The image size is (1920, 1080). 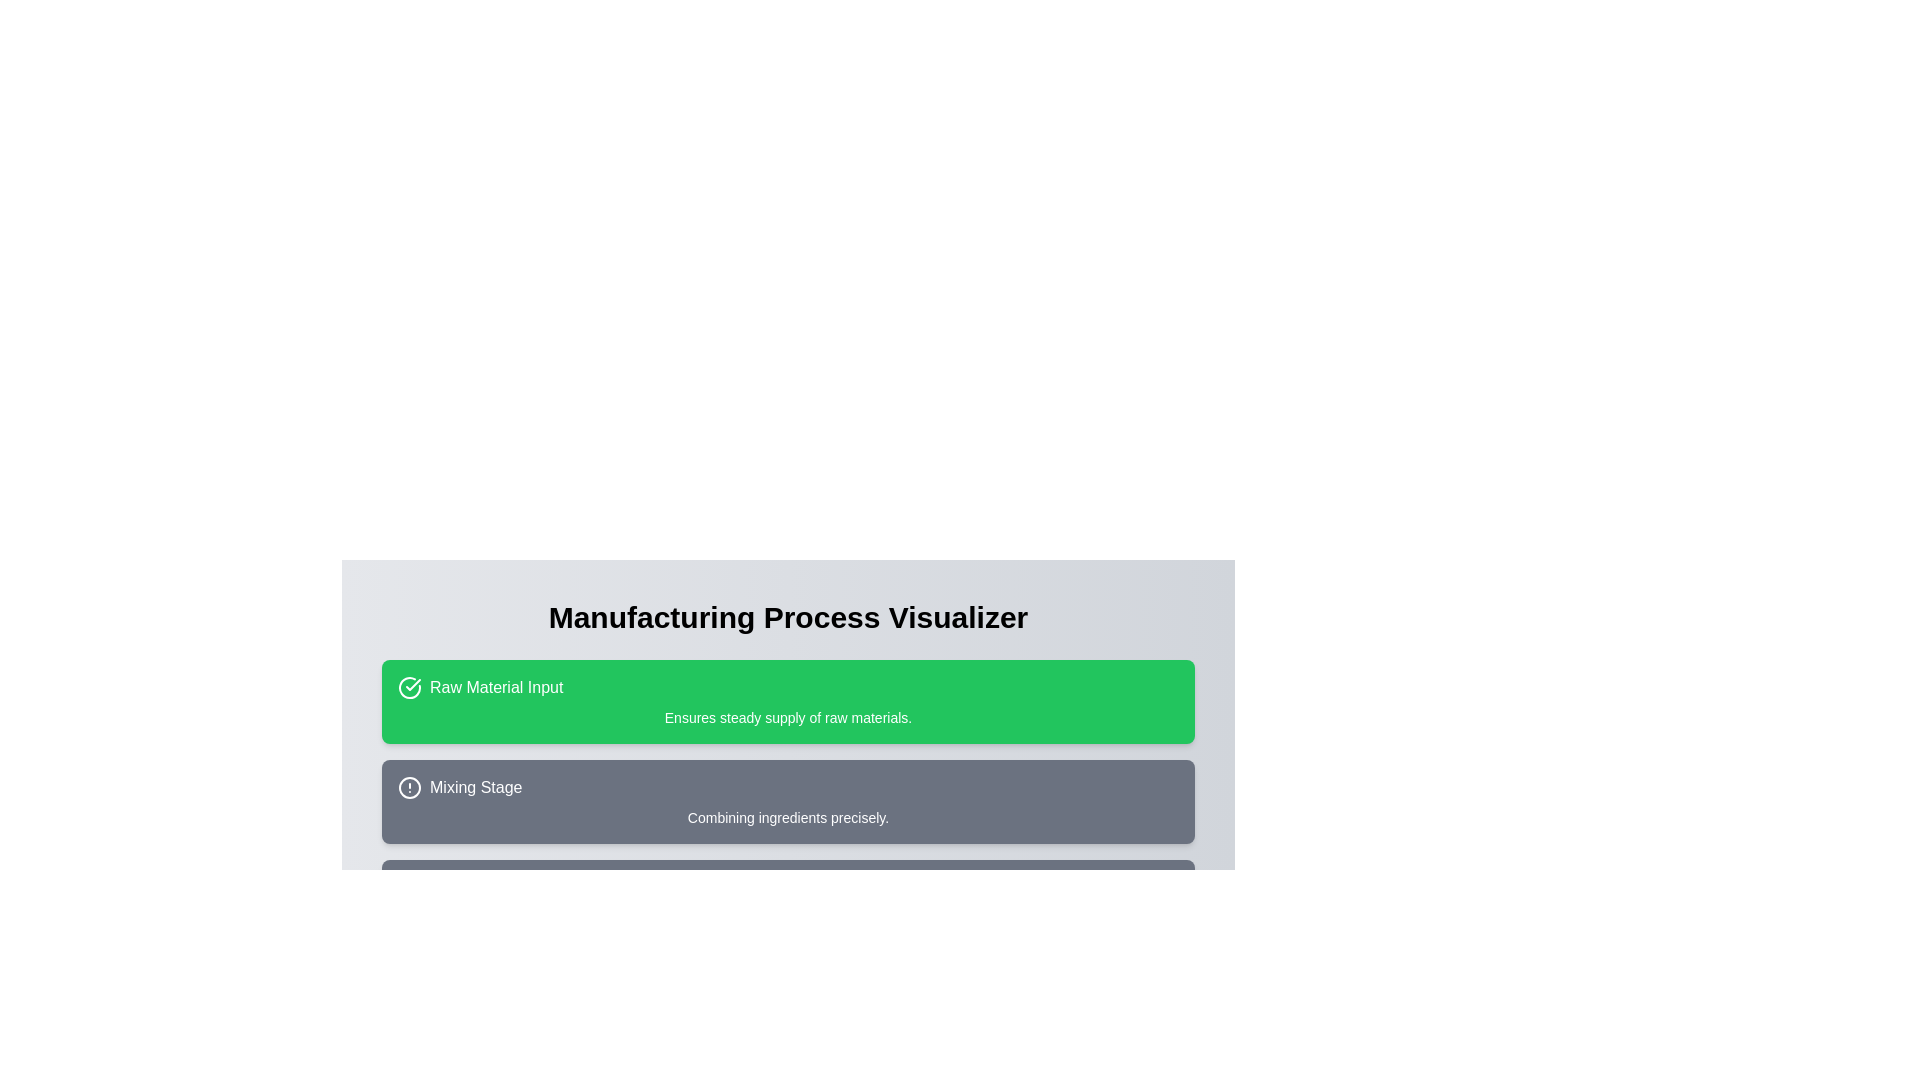 What do you see at coordinates (787, 616) in the screenshot?
I see `header text element titled 'Manufacturing Process Visualizer', which is positioned above the informational cards on the page` at bounding box center [787, 616].